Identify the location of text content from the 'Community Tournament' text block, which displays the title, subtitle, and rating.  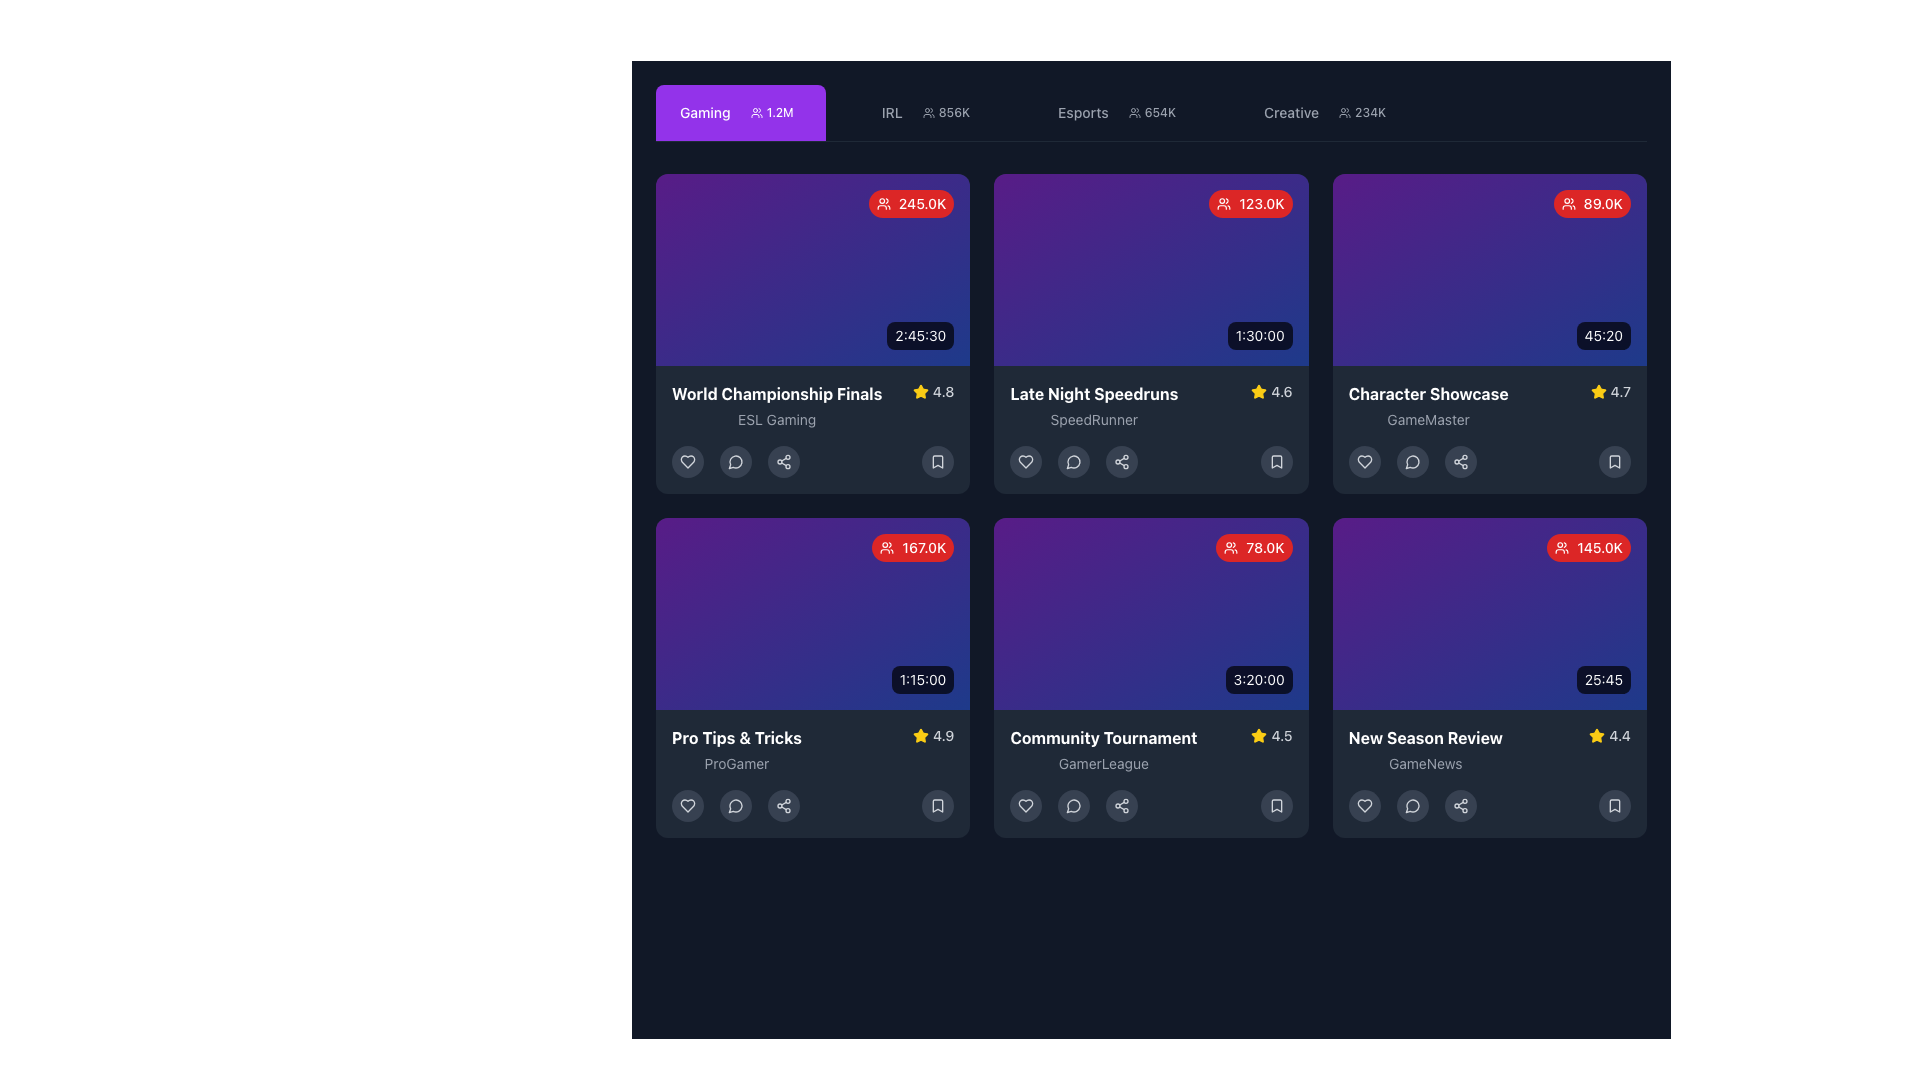
(1151, 749).